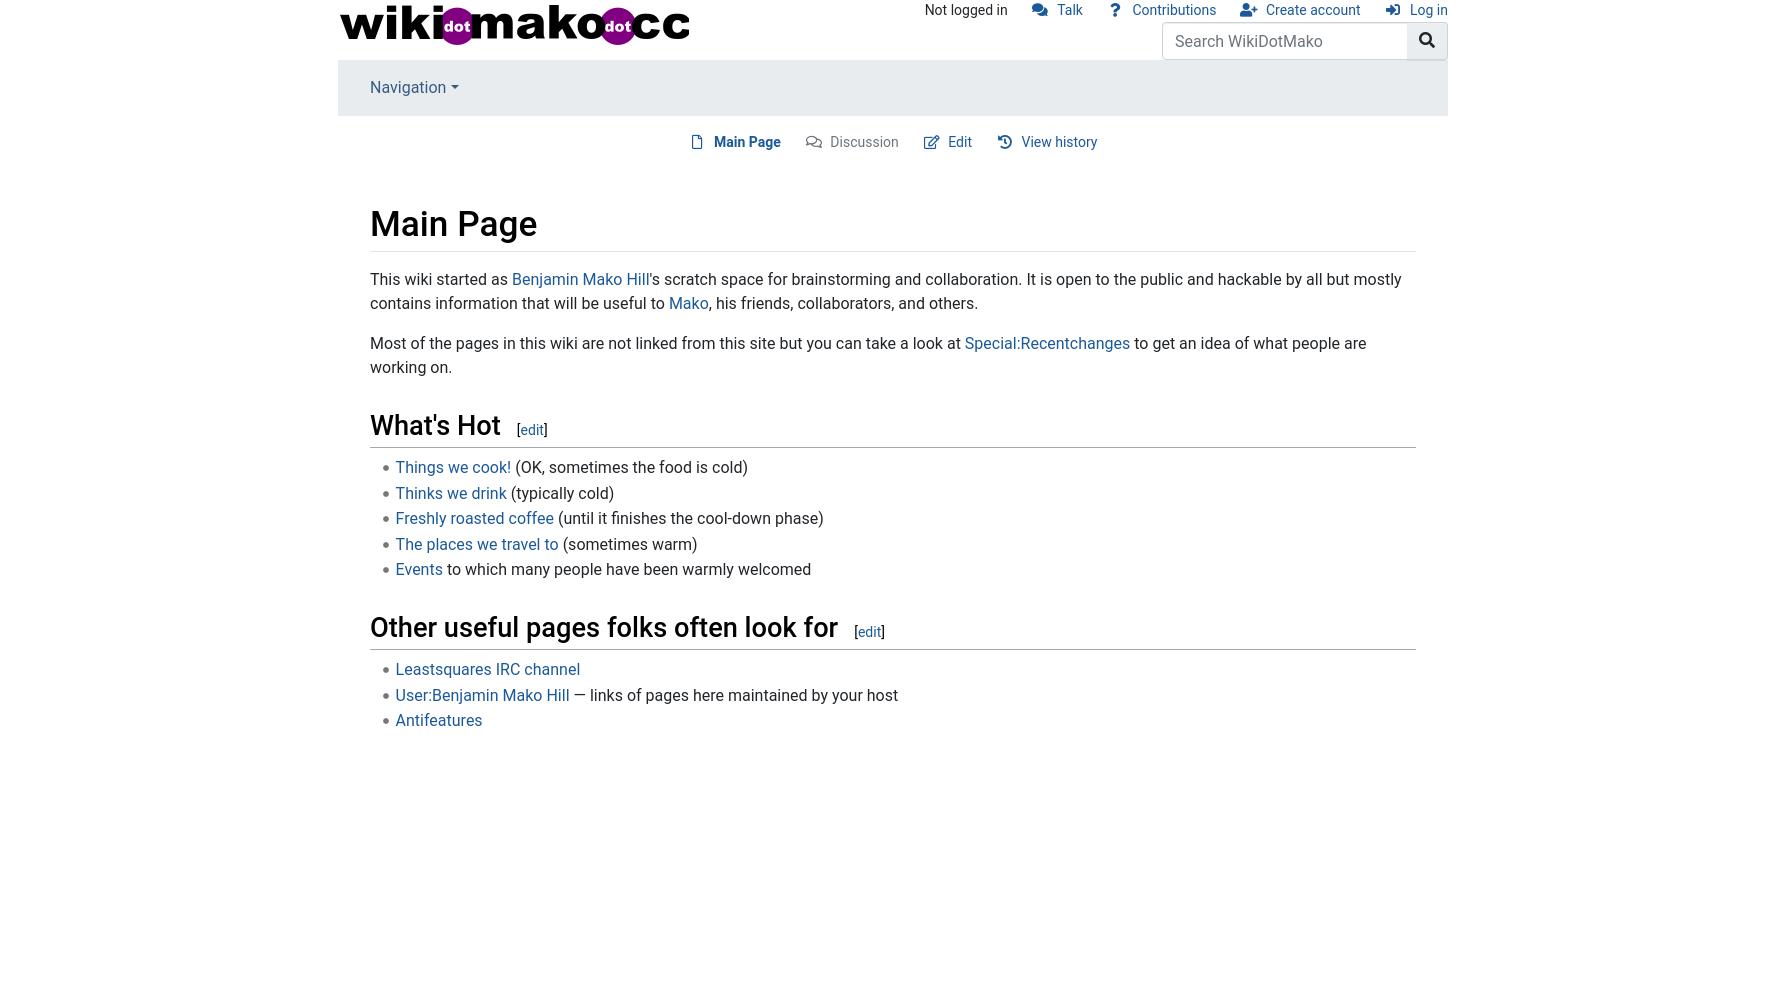 The height and width of the screenshot is (1000, 1786). What do you see at coordinates (626, 568) in the screenshot?
I see `'to which many people have been warmly welcomed'` at bounding box center [626, 568].